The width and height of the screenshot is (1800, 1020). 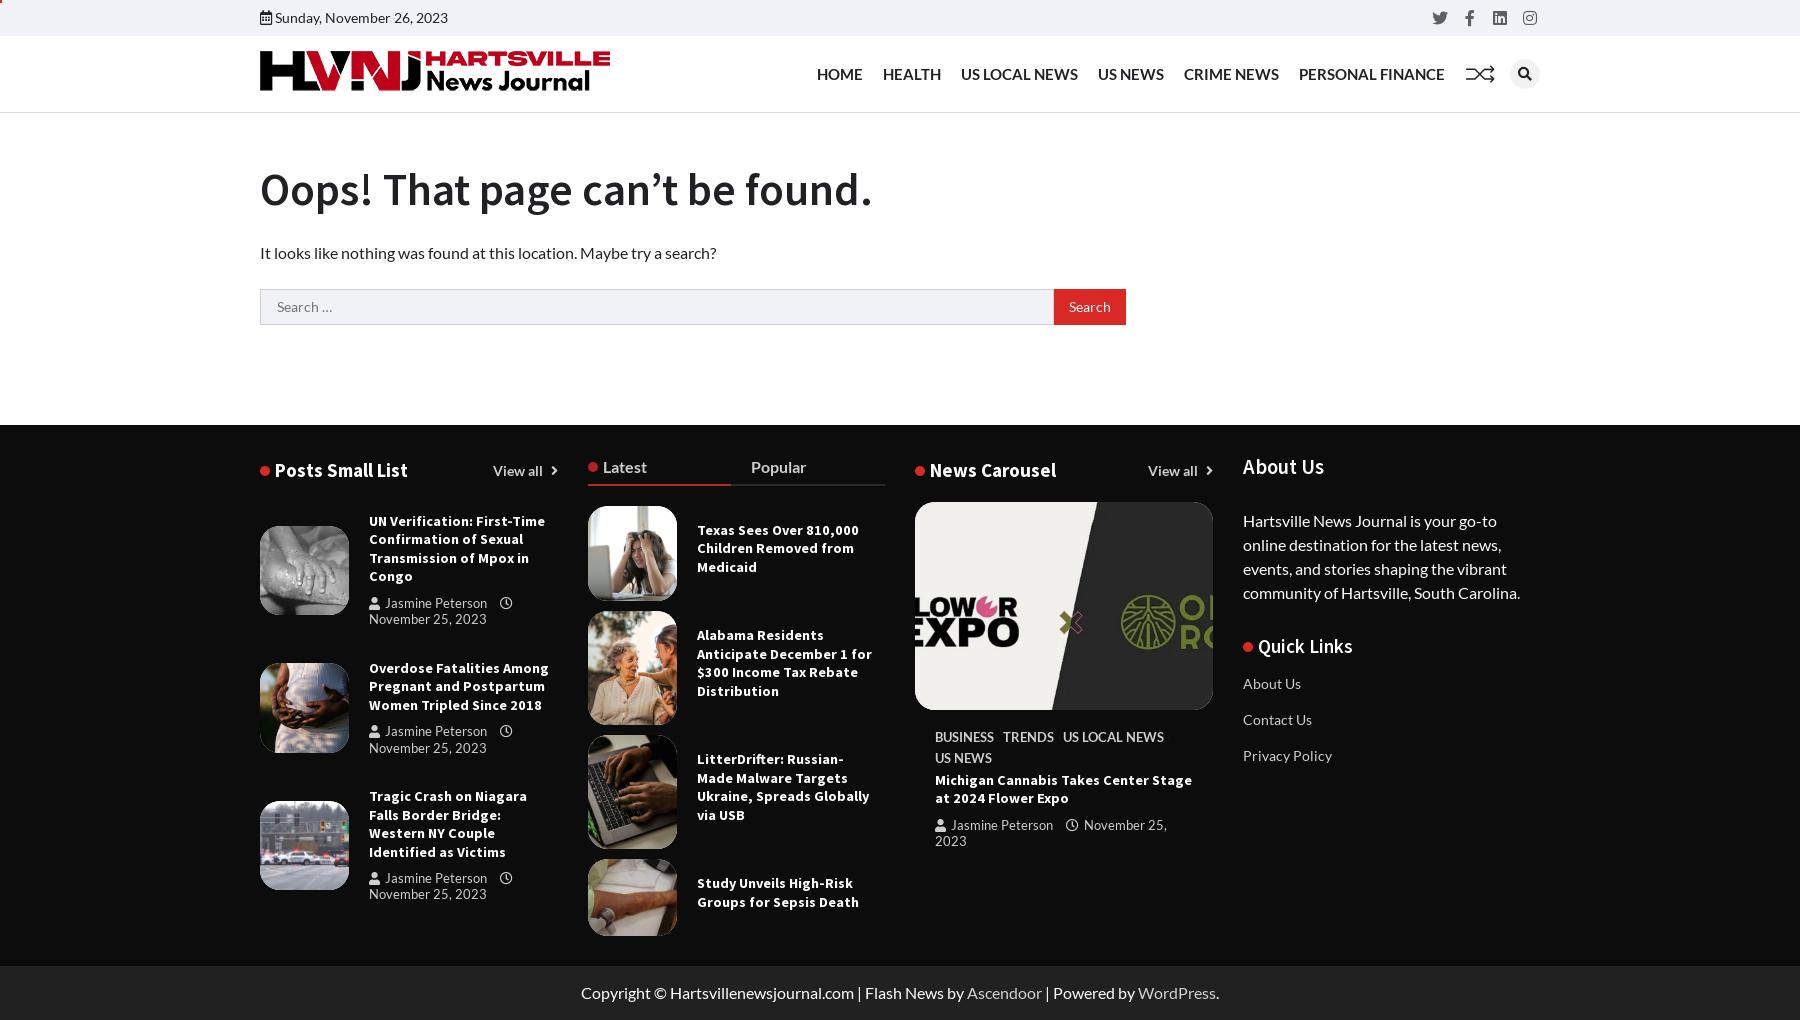 What do you see at coordinates (695, 785) in the screenshot?
I see `'LitterDrifter: Russian-Made Malware Targets Ukraine, Spreads Globally via USB'` at bounding box center [695, 785].